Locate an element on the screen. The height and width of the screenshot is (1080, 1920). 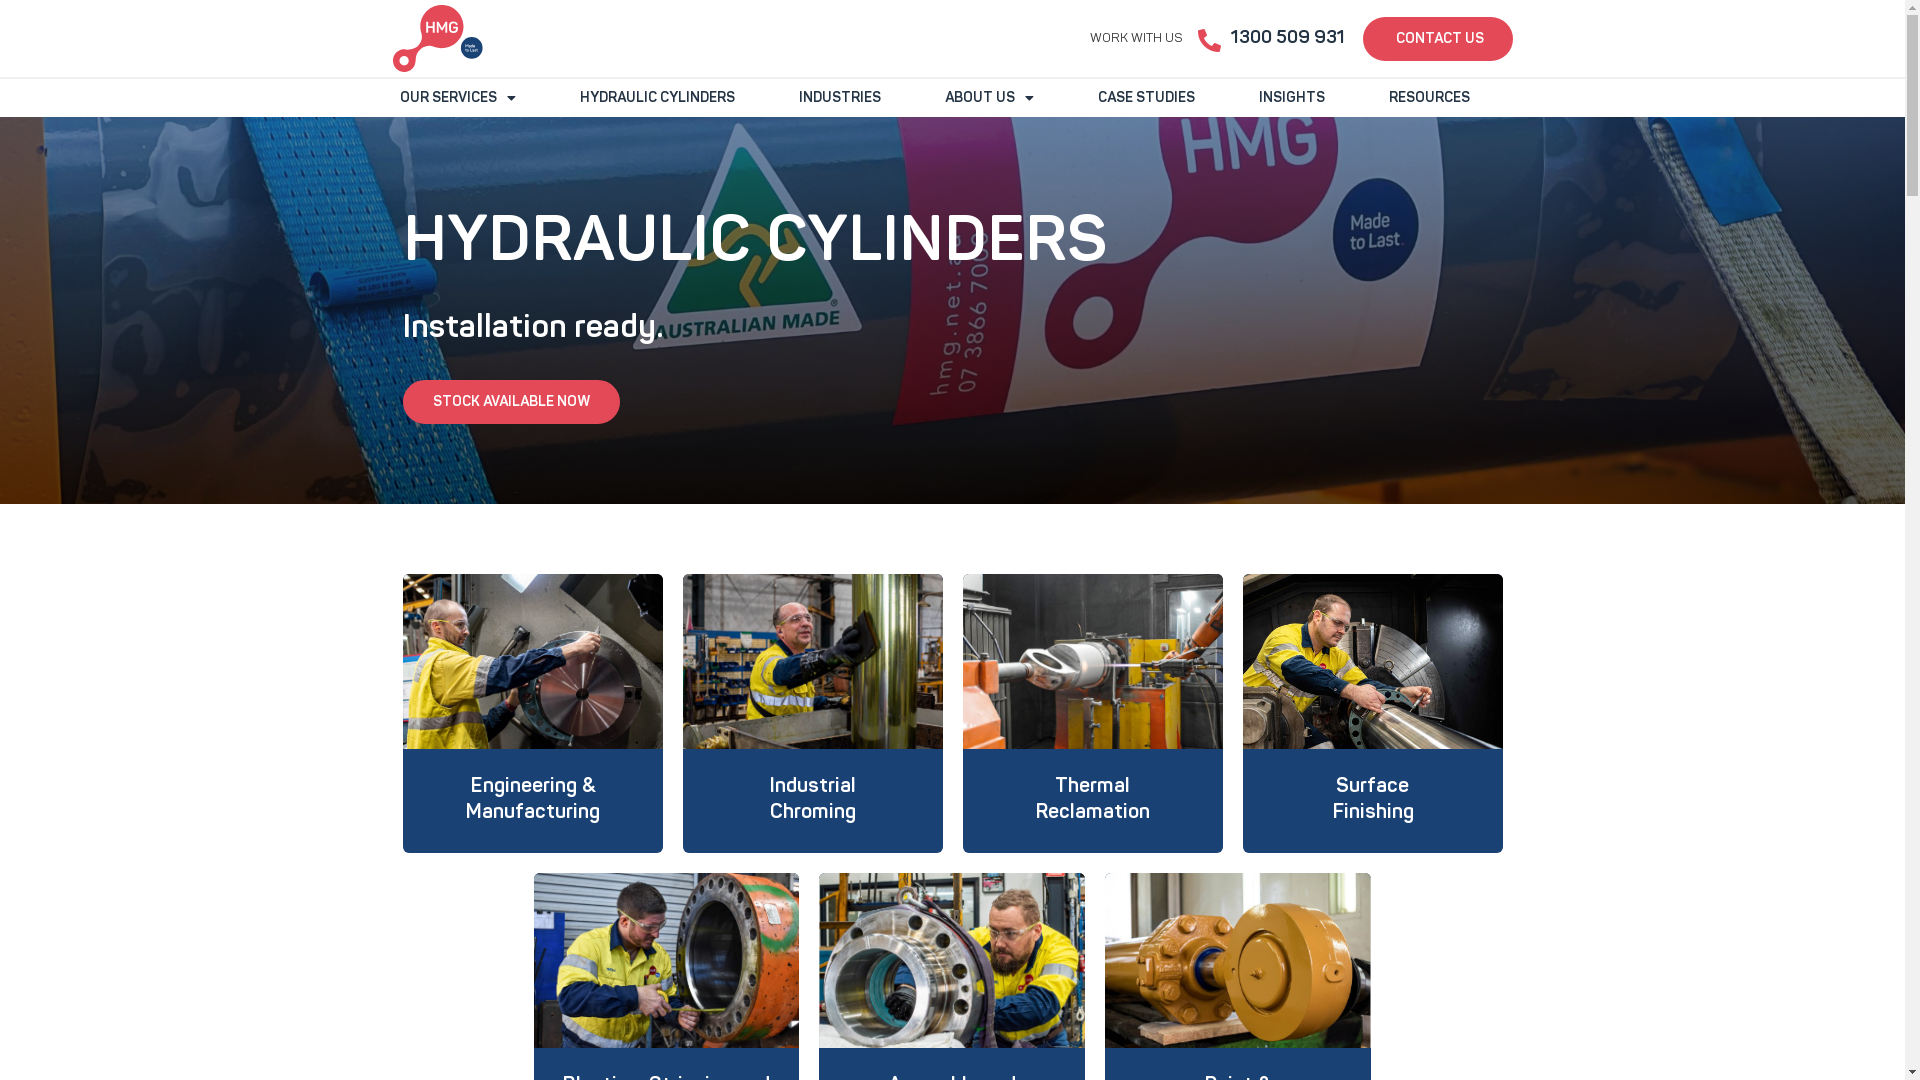
'INSIGHTS' is located at coordinates (1291, 97).